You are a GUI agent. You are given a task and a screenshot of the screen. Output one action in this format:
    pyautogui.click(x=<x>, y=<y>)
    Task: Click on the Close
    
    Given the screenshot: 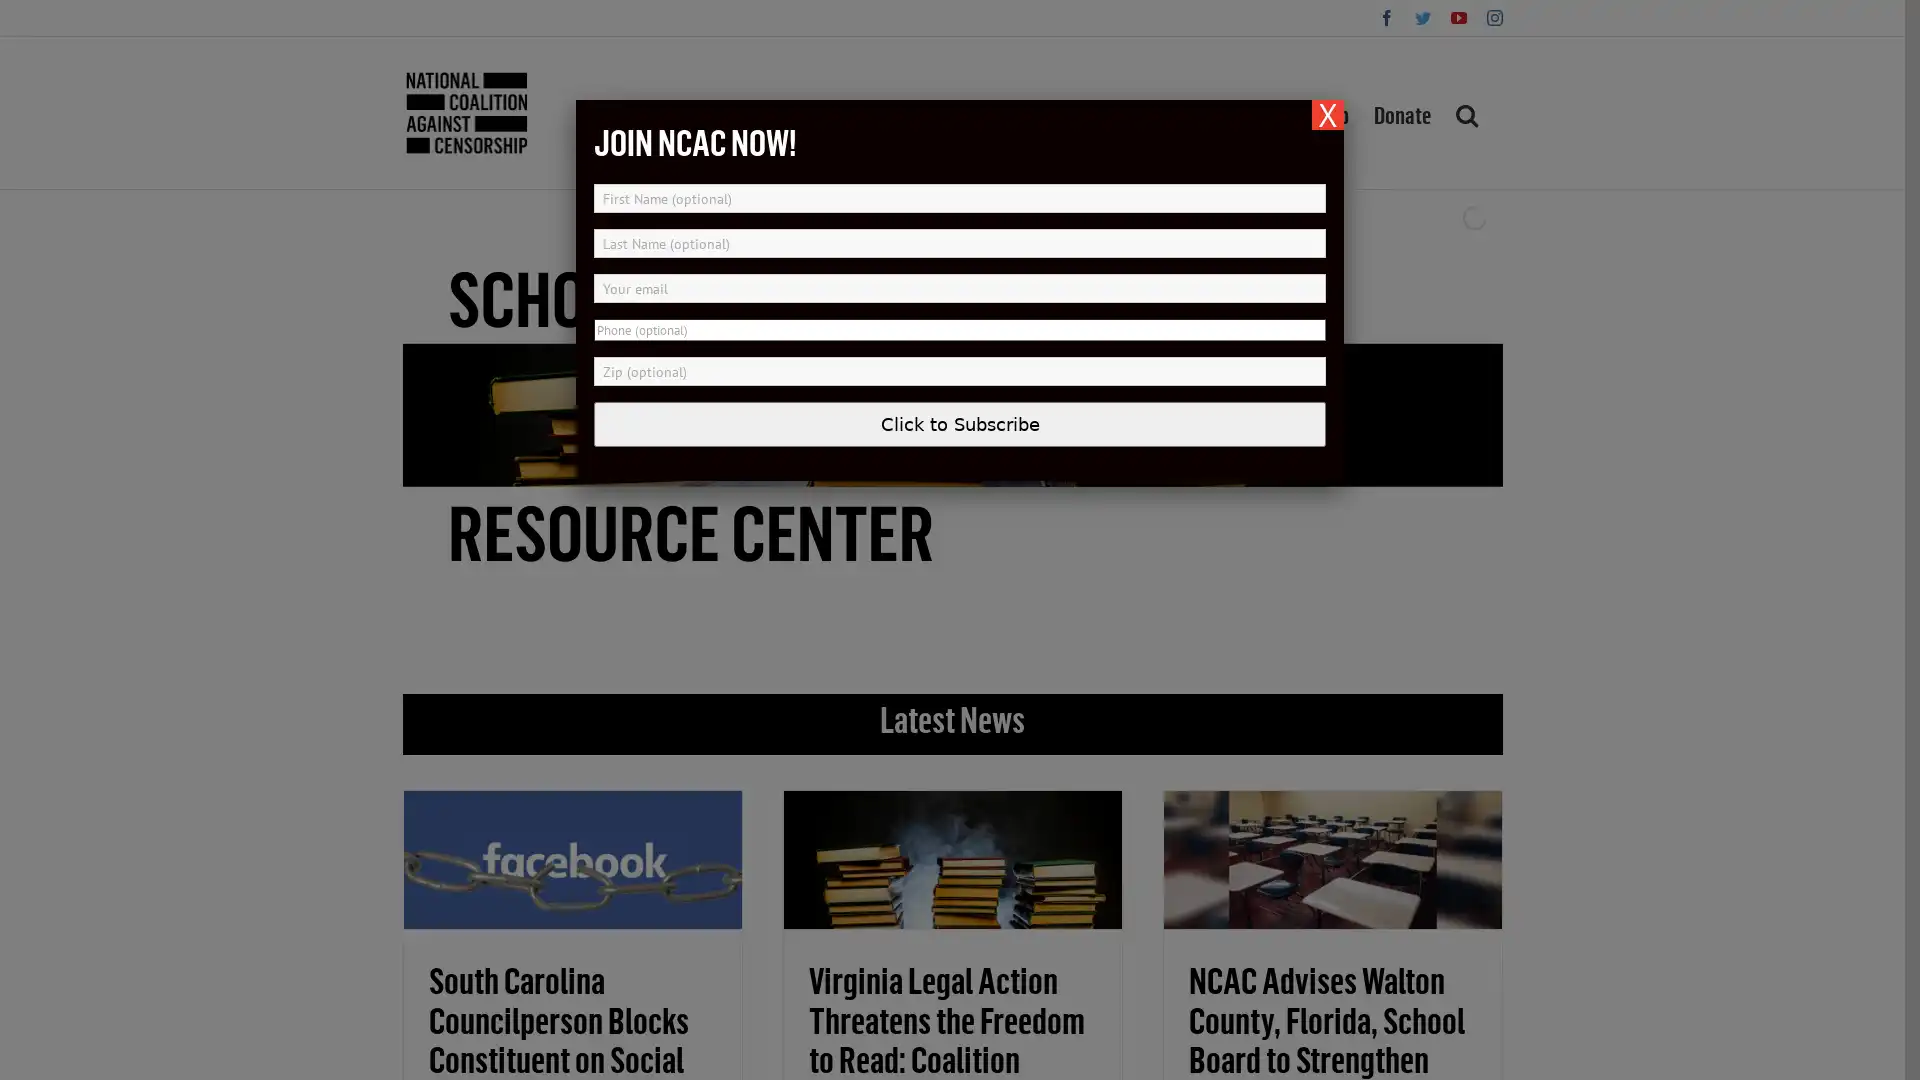 What is the action you would take?
    pyautogui.click(x=1328, y=115)
    